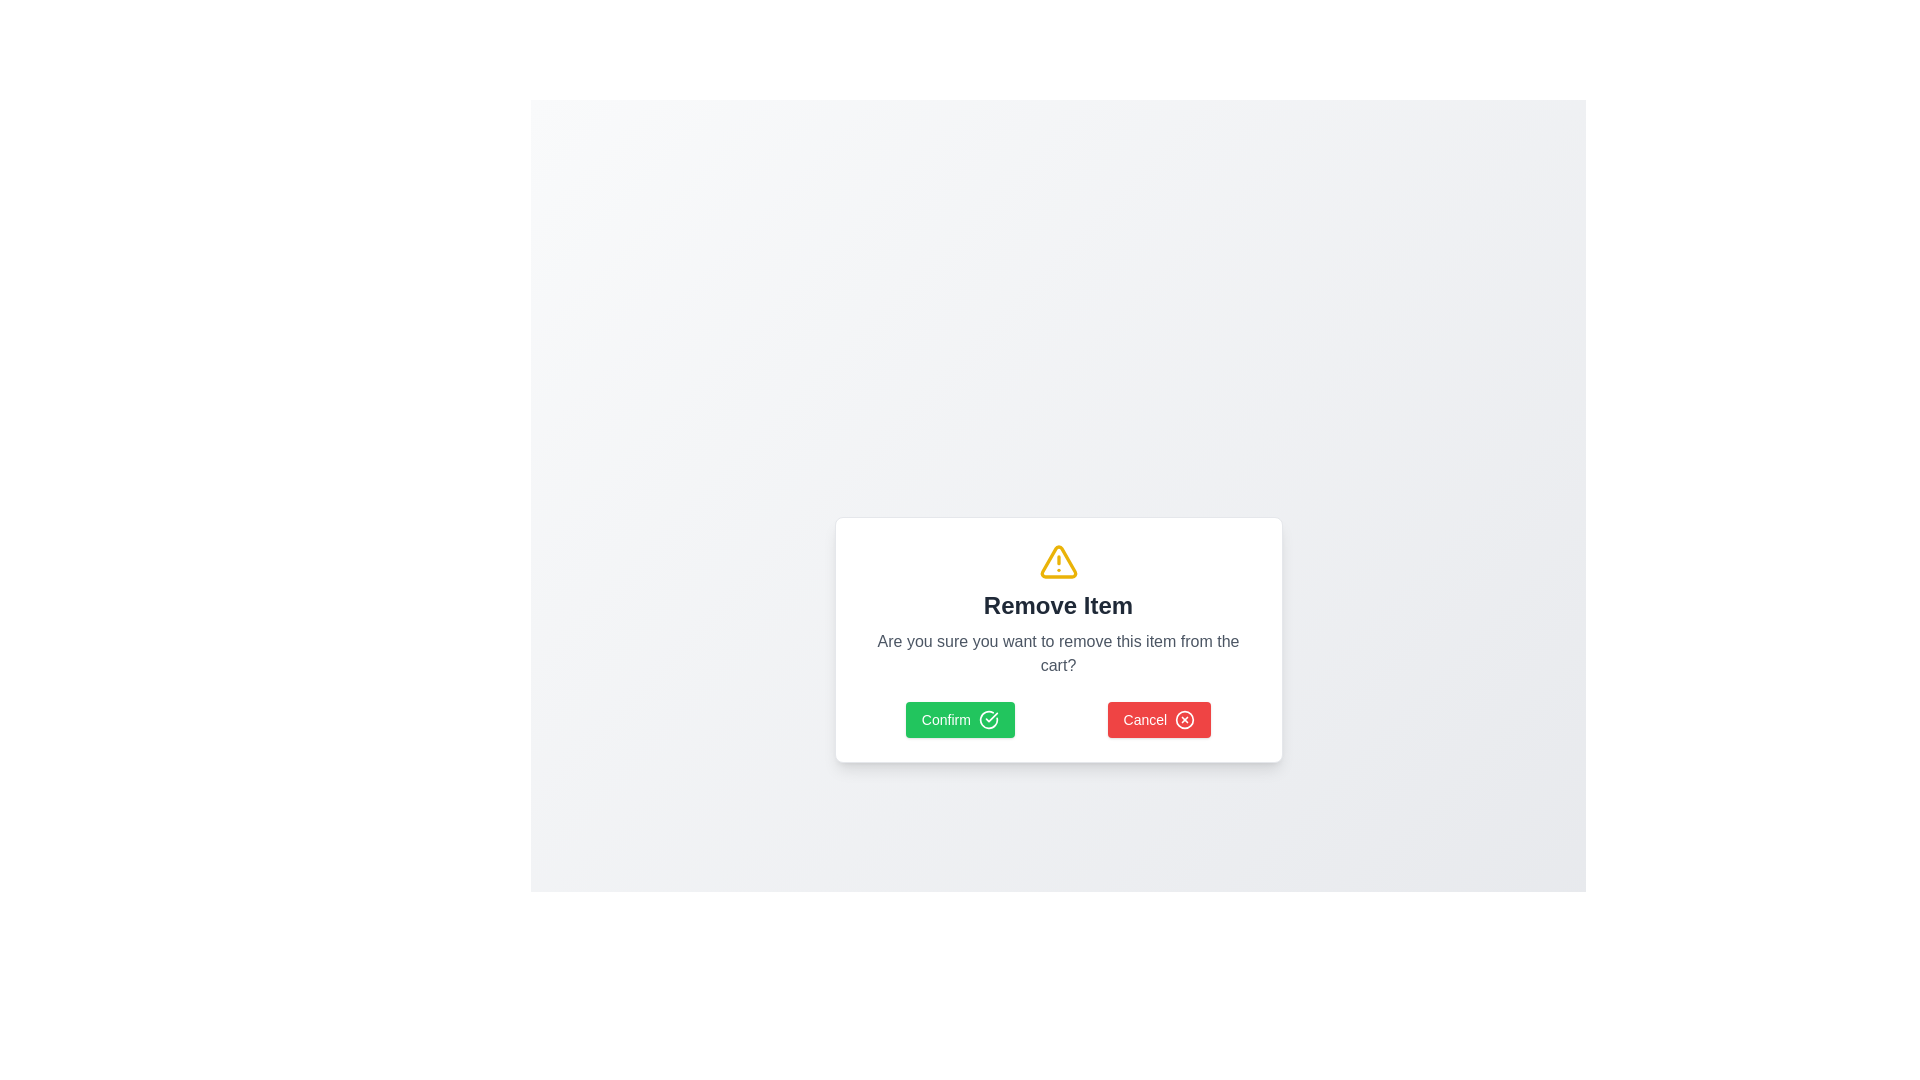 The image size is (1920, 1080). I want to click on the red circular graphical element located inside the 'Cancel' button on the notification interface's bottom-right section, so click(1185, 720).